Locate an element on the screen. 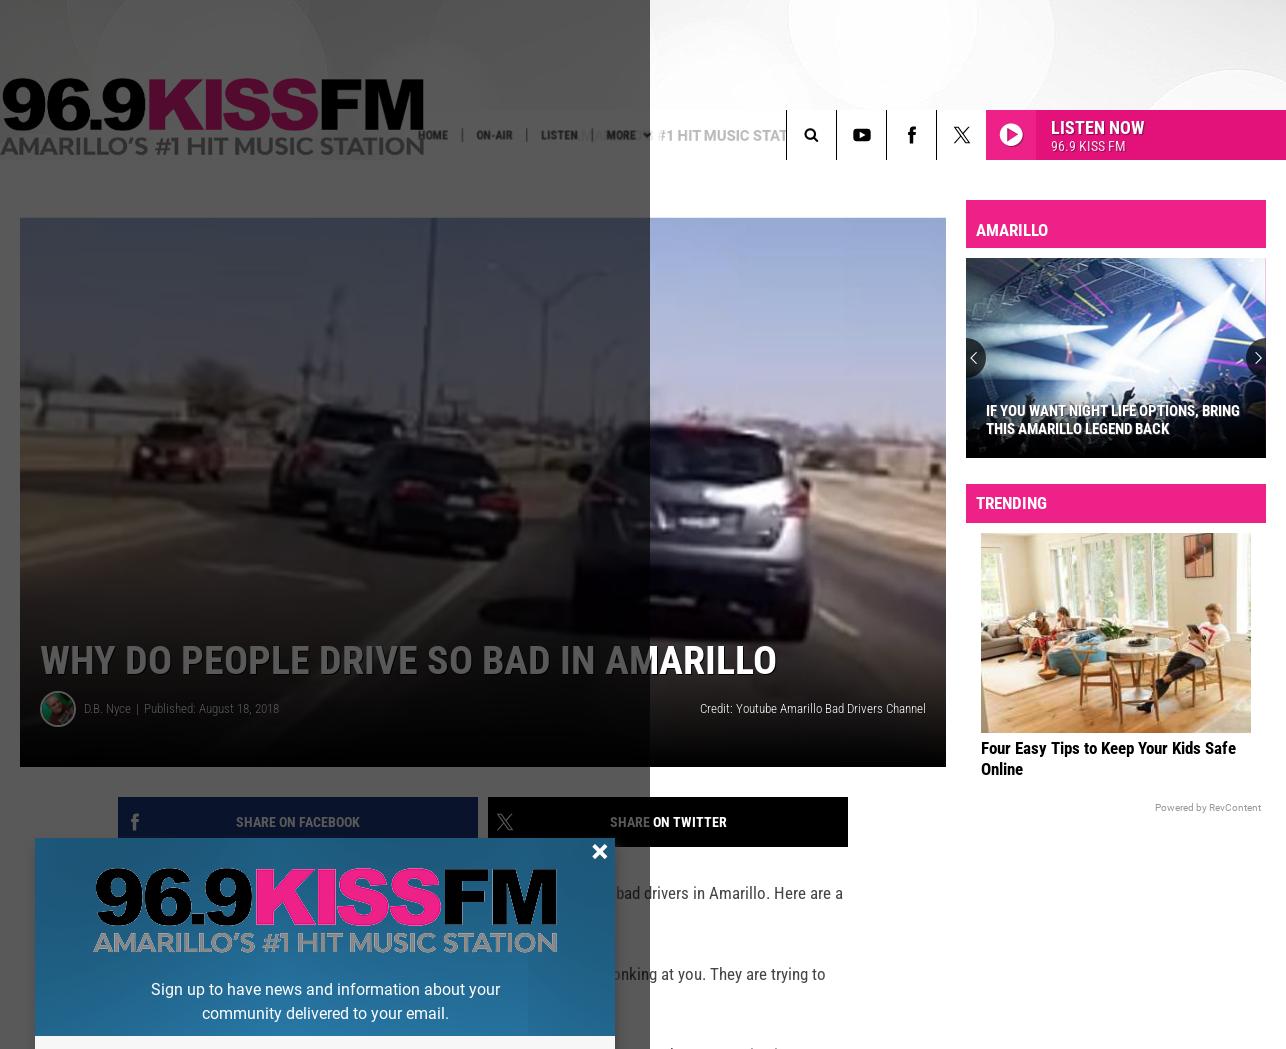  'Share on Facebook' is located at coordinates (297, 853).